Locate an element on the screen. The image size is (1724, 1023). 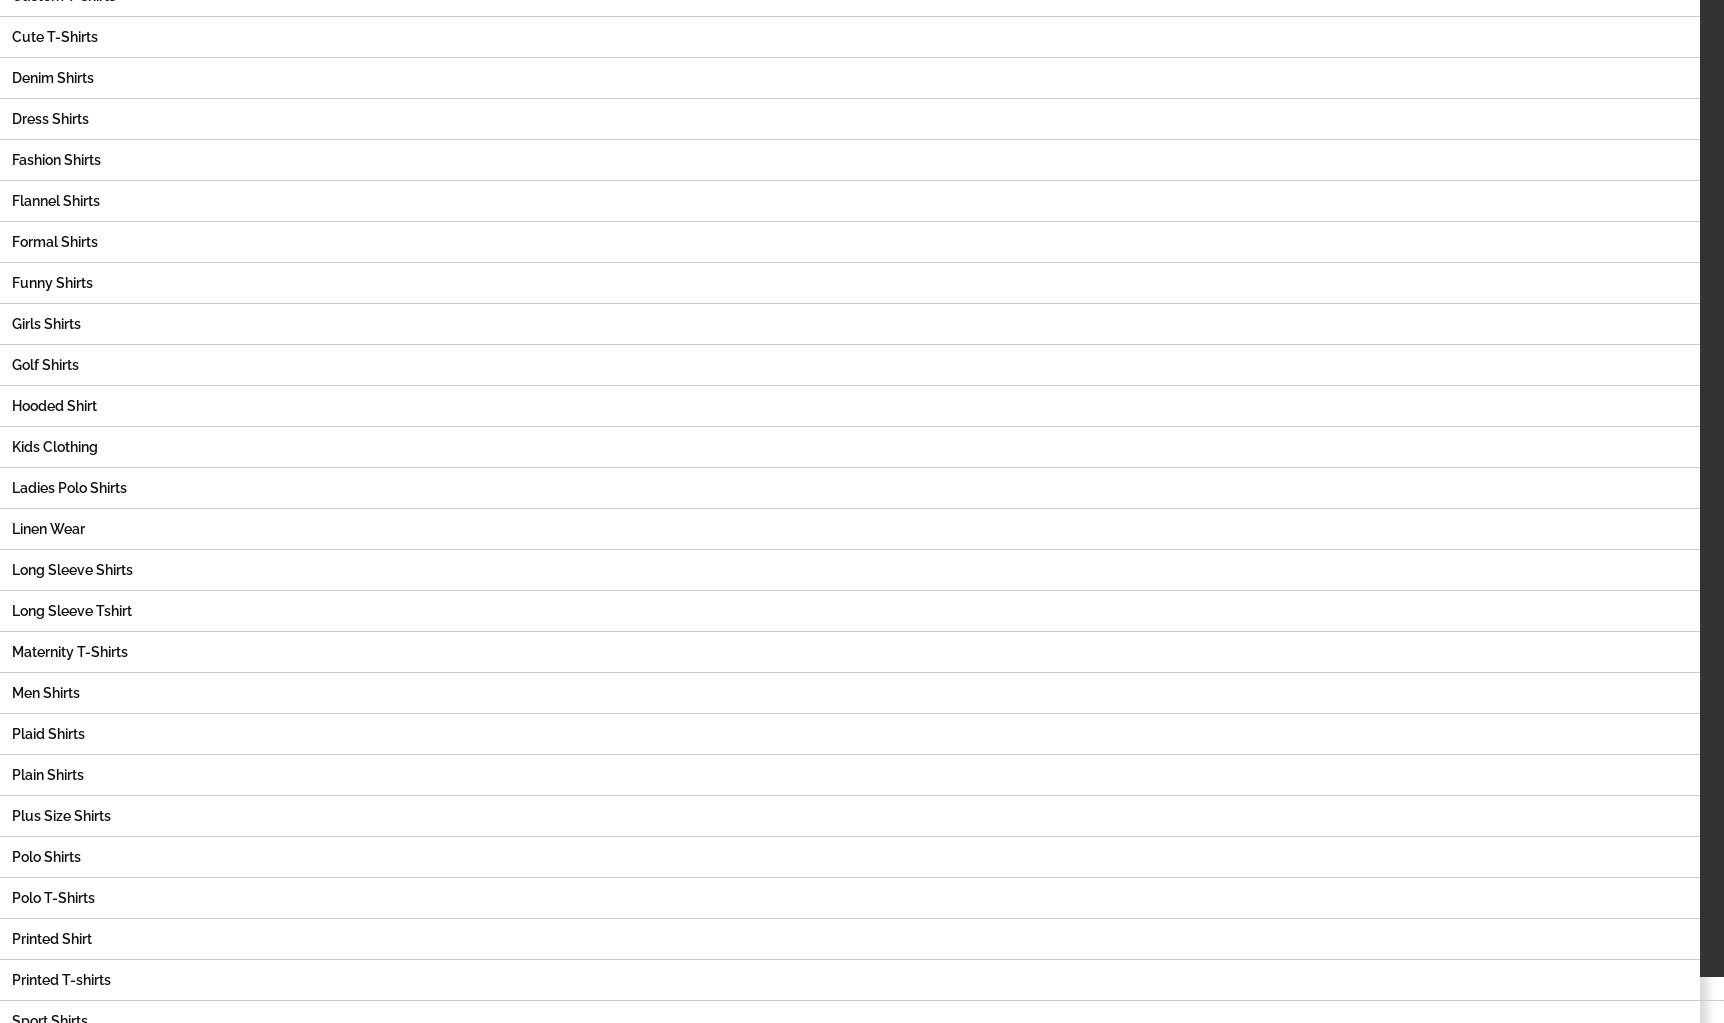
'Funny Shirts' is located at coordinates (52, 281).